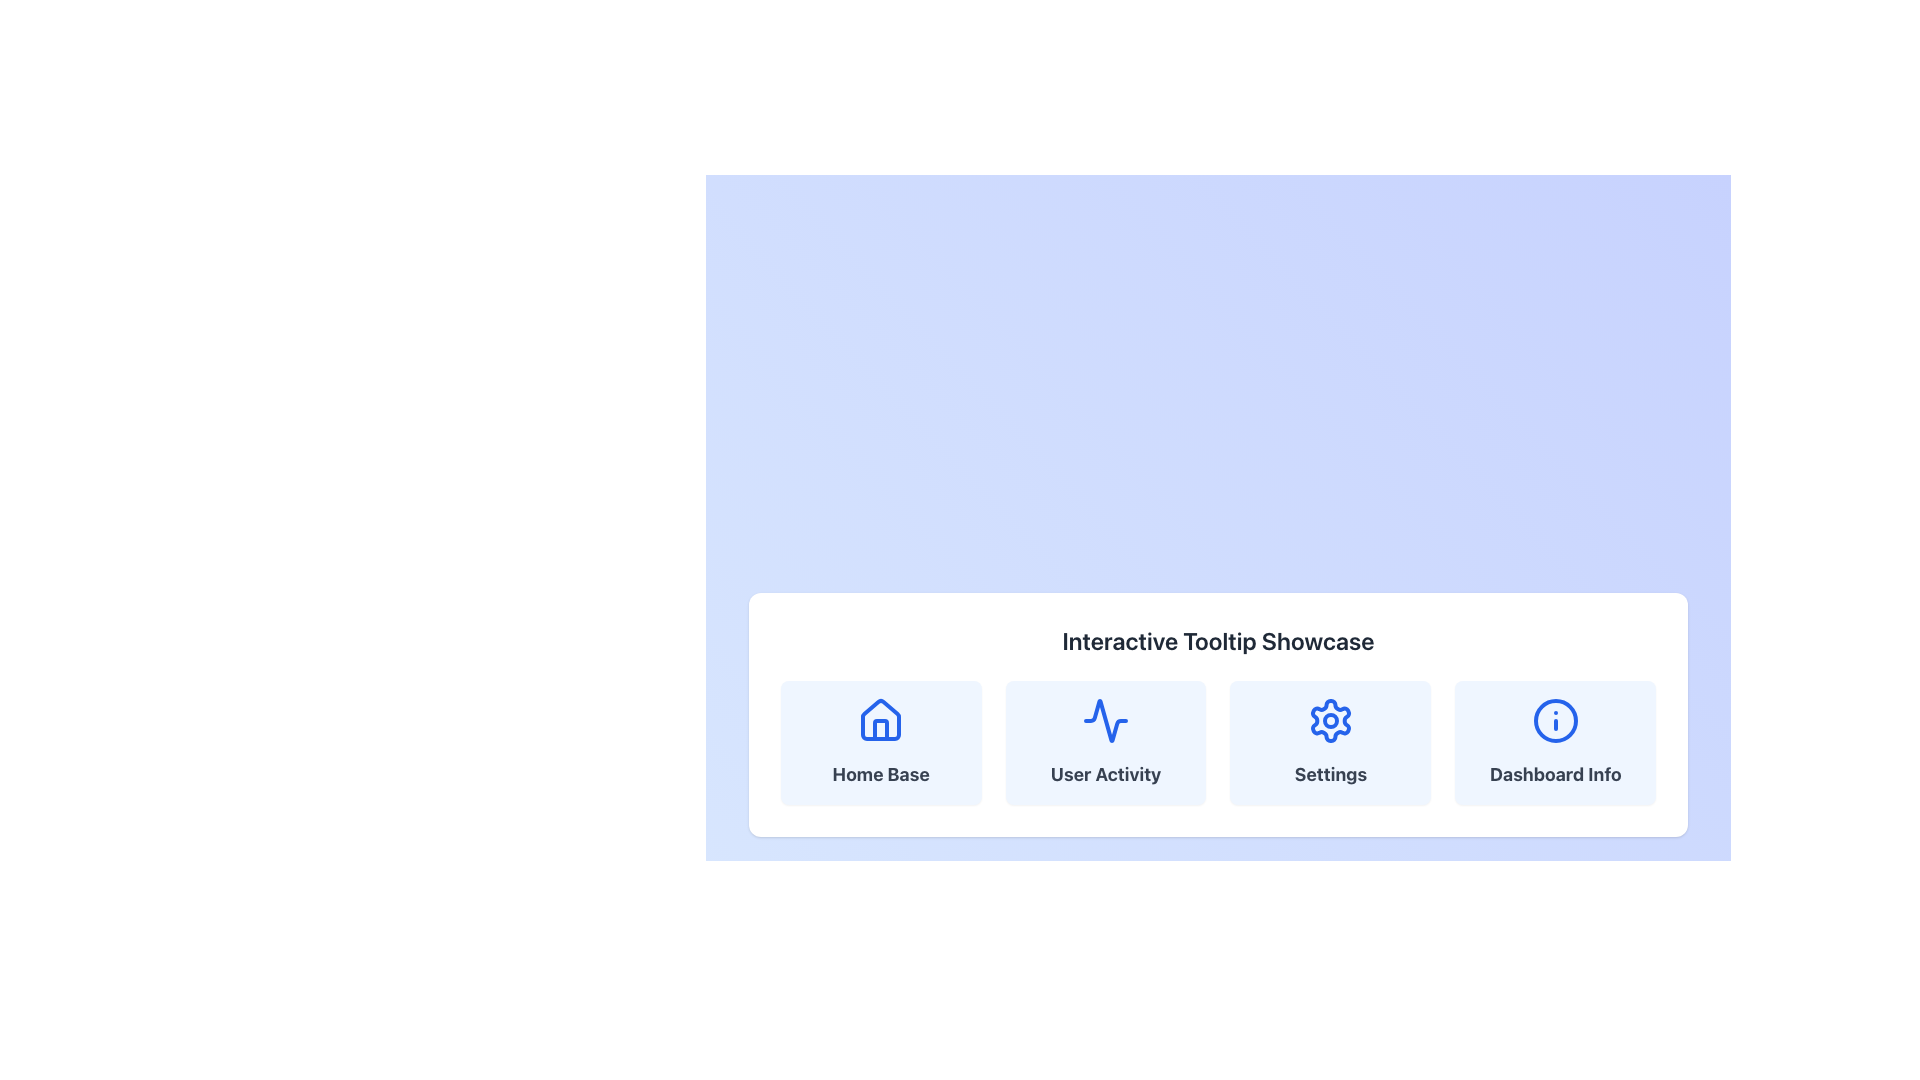  What do you see at coordinates (1330, 743) in the screenshot?
I see `the 'Settings' button, which is a rectangular button with a light blue background and a blue gear icon, to possibly reveal additional information or effects` at bounding box center [1330, 743].